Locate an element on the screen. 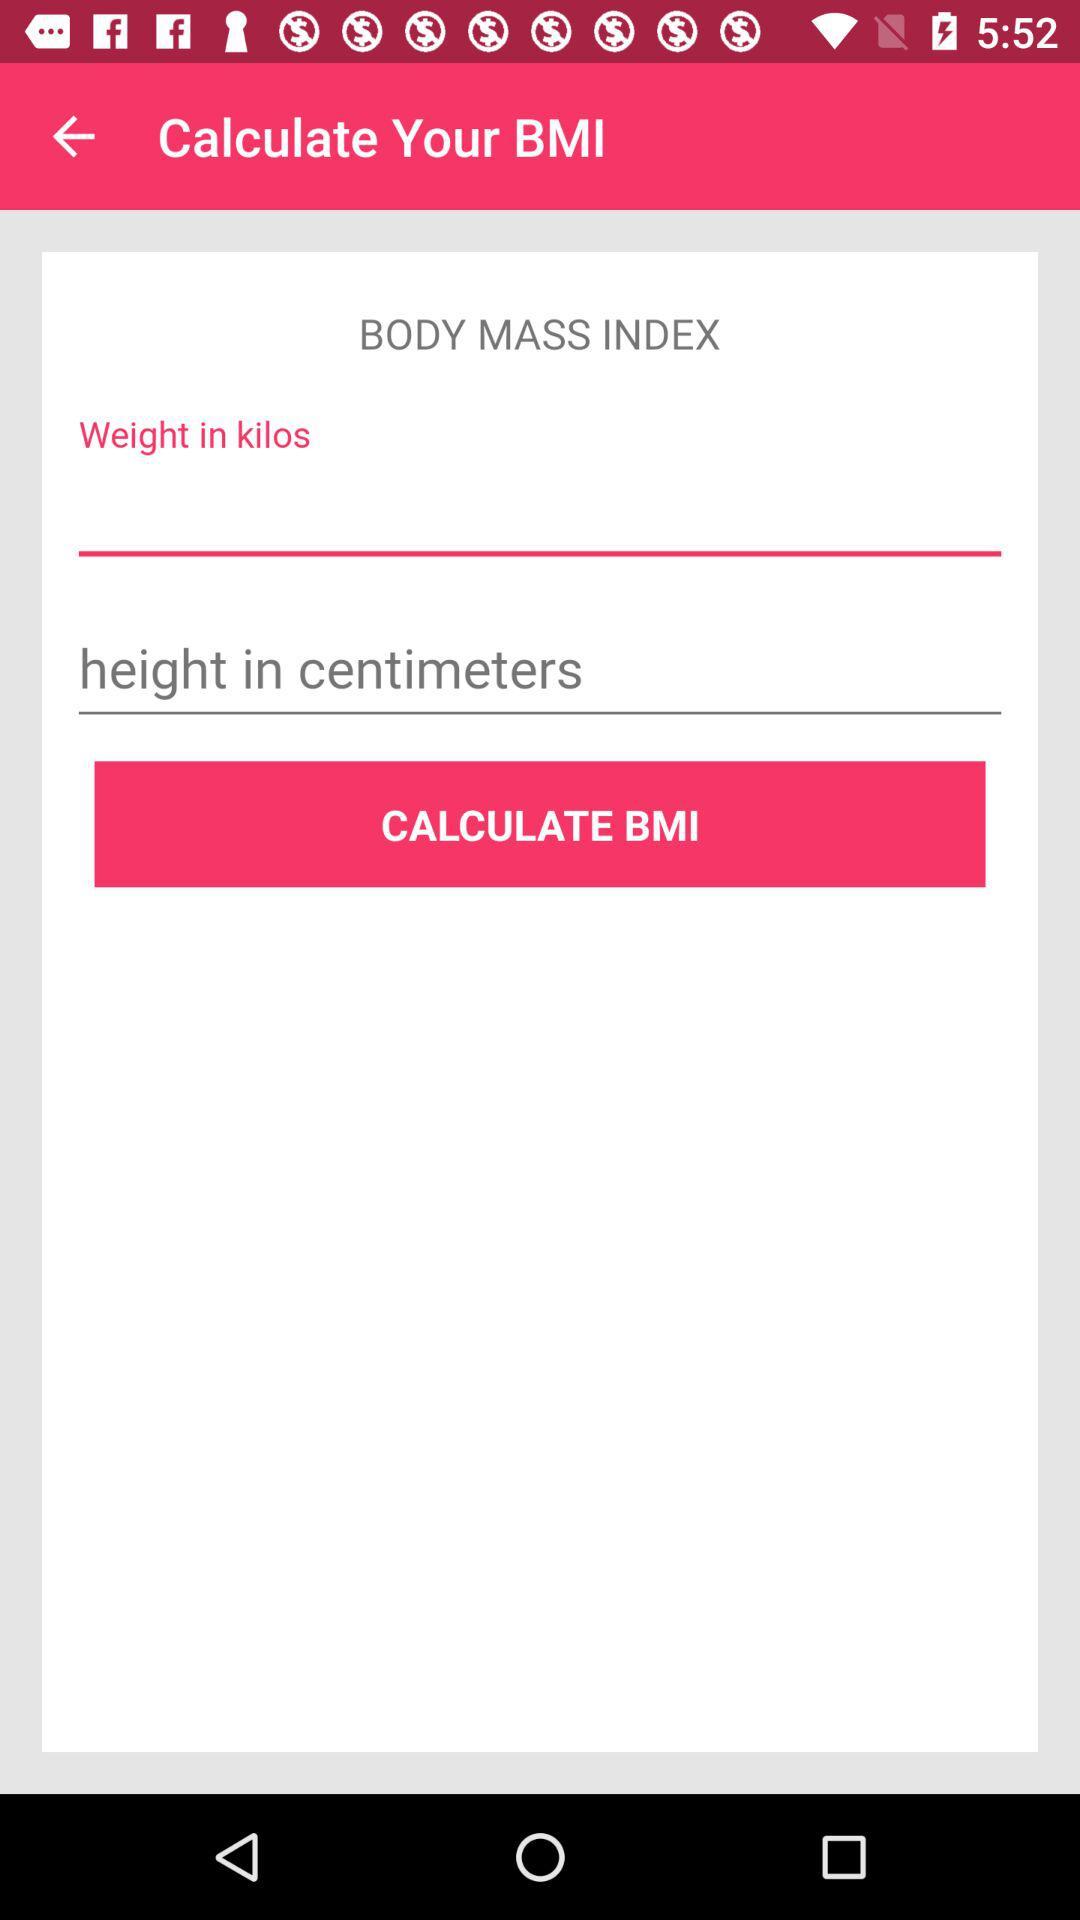 The height and width of the screenshot is (1920, 1080). fill section is located at coordinates (540, 510).